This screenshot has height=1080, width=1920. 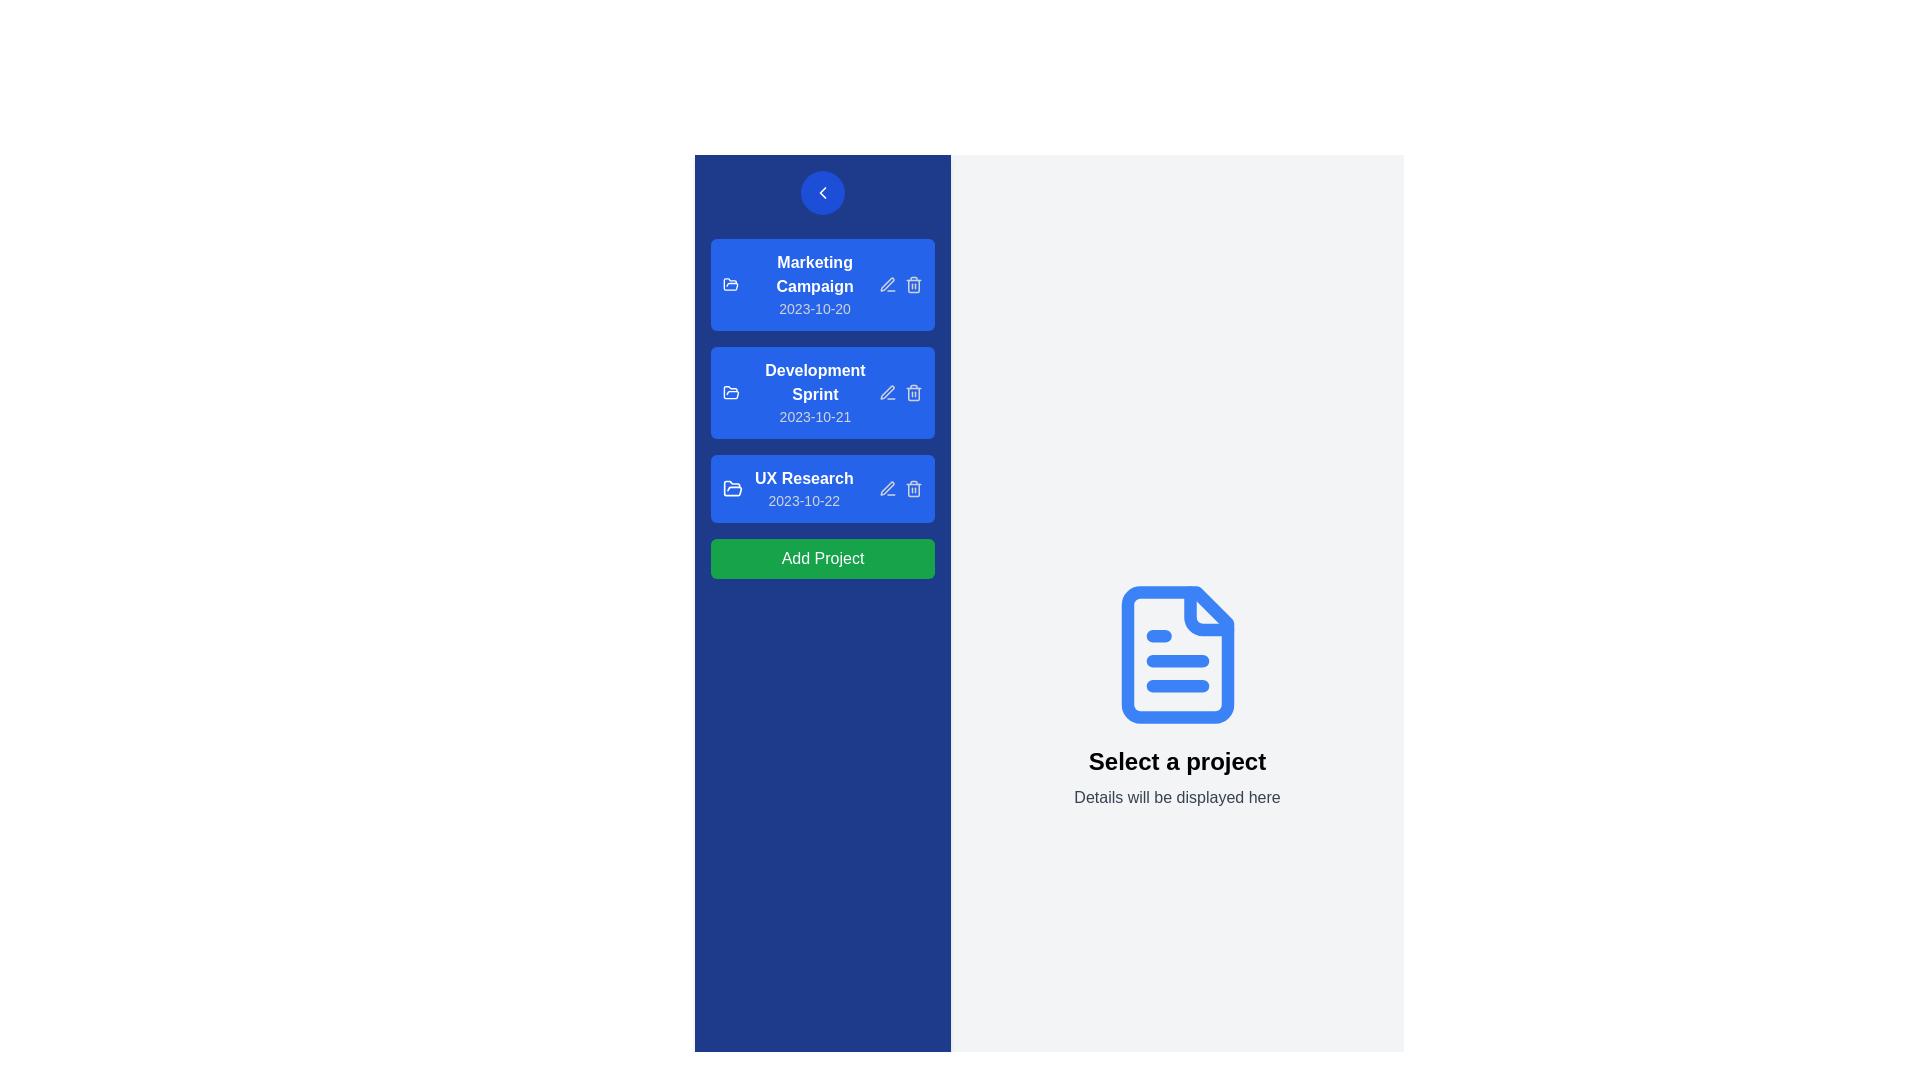 I want to click on the 'Marketing Campaign' text label located at the top of the project card, so click(x=815, y=274).